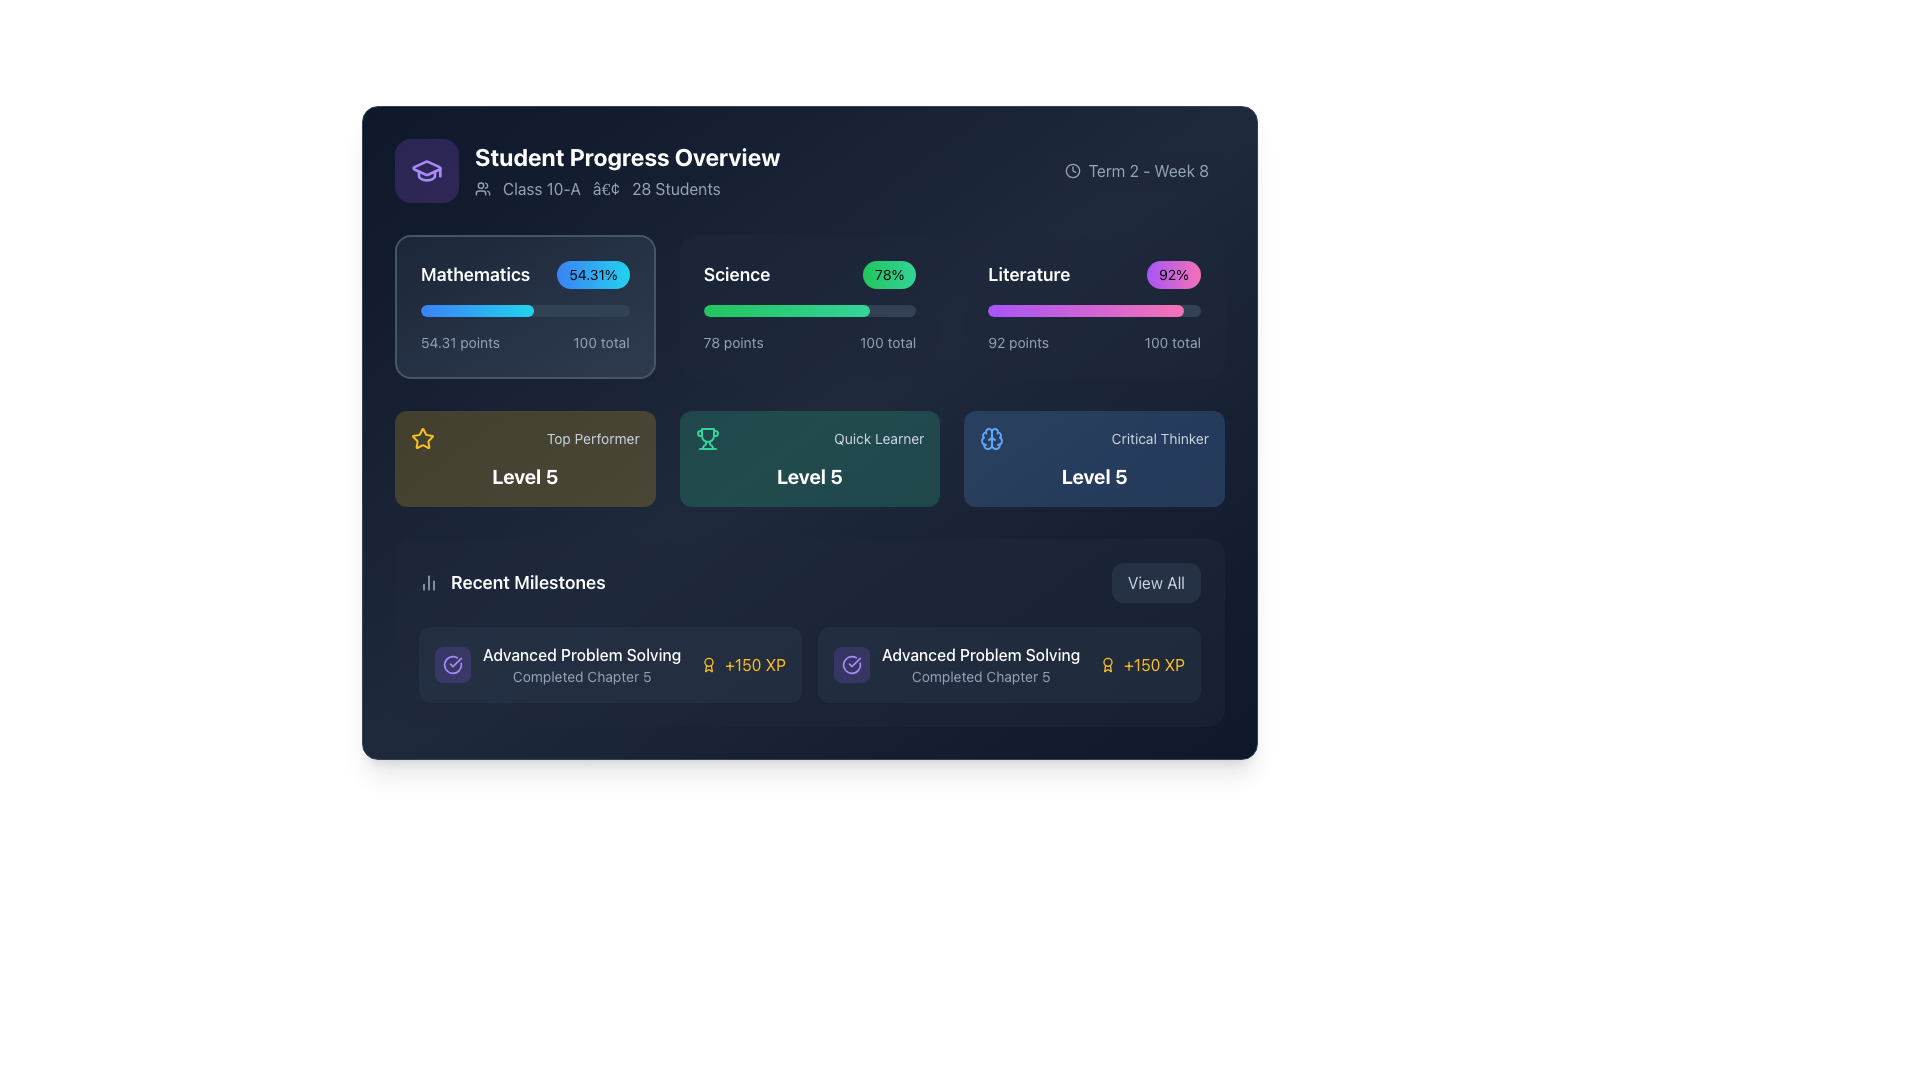 Image resolution: width=1920 pixels, height=1080 pixels. I want to click on the Grid of subject progress cards in the 'Student Progress Overview', so click(810, 307).